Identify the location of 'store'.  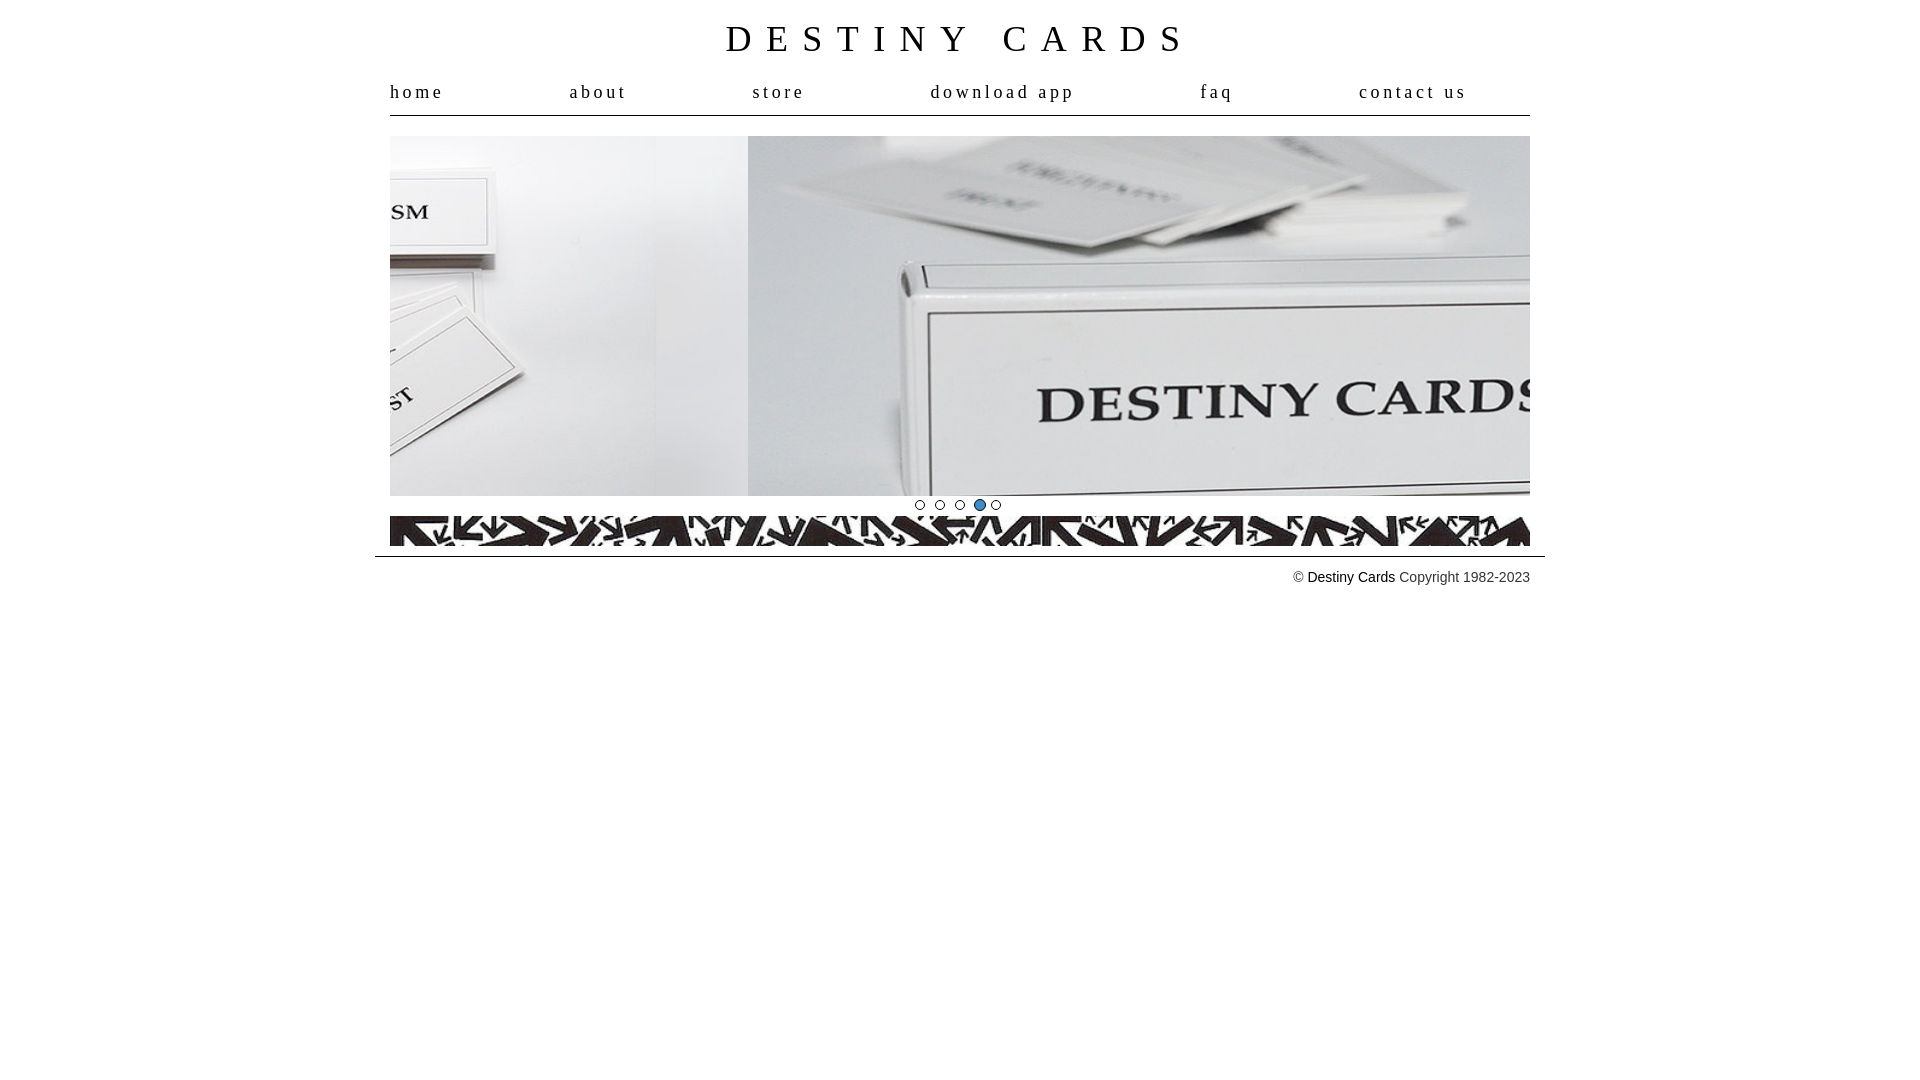
(777, 92).